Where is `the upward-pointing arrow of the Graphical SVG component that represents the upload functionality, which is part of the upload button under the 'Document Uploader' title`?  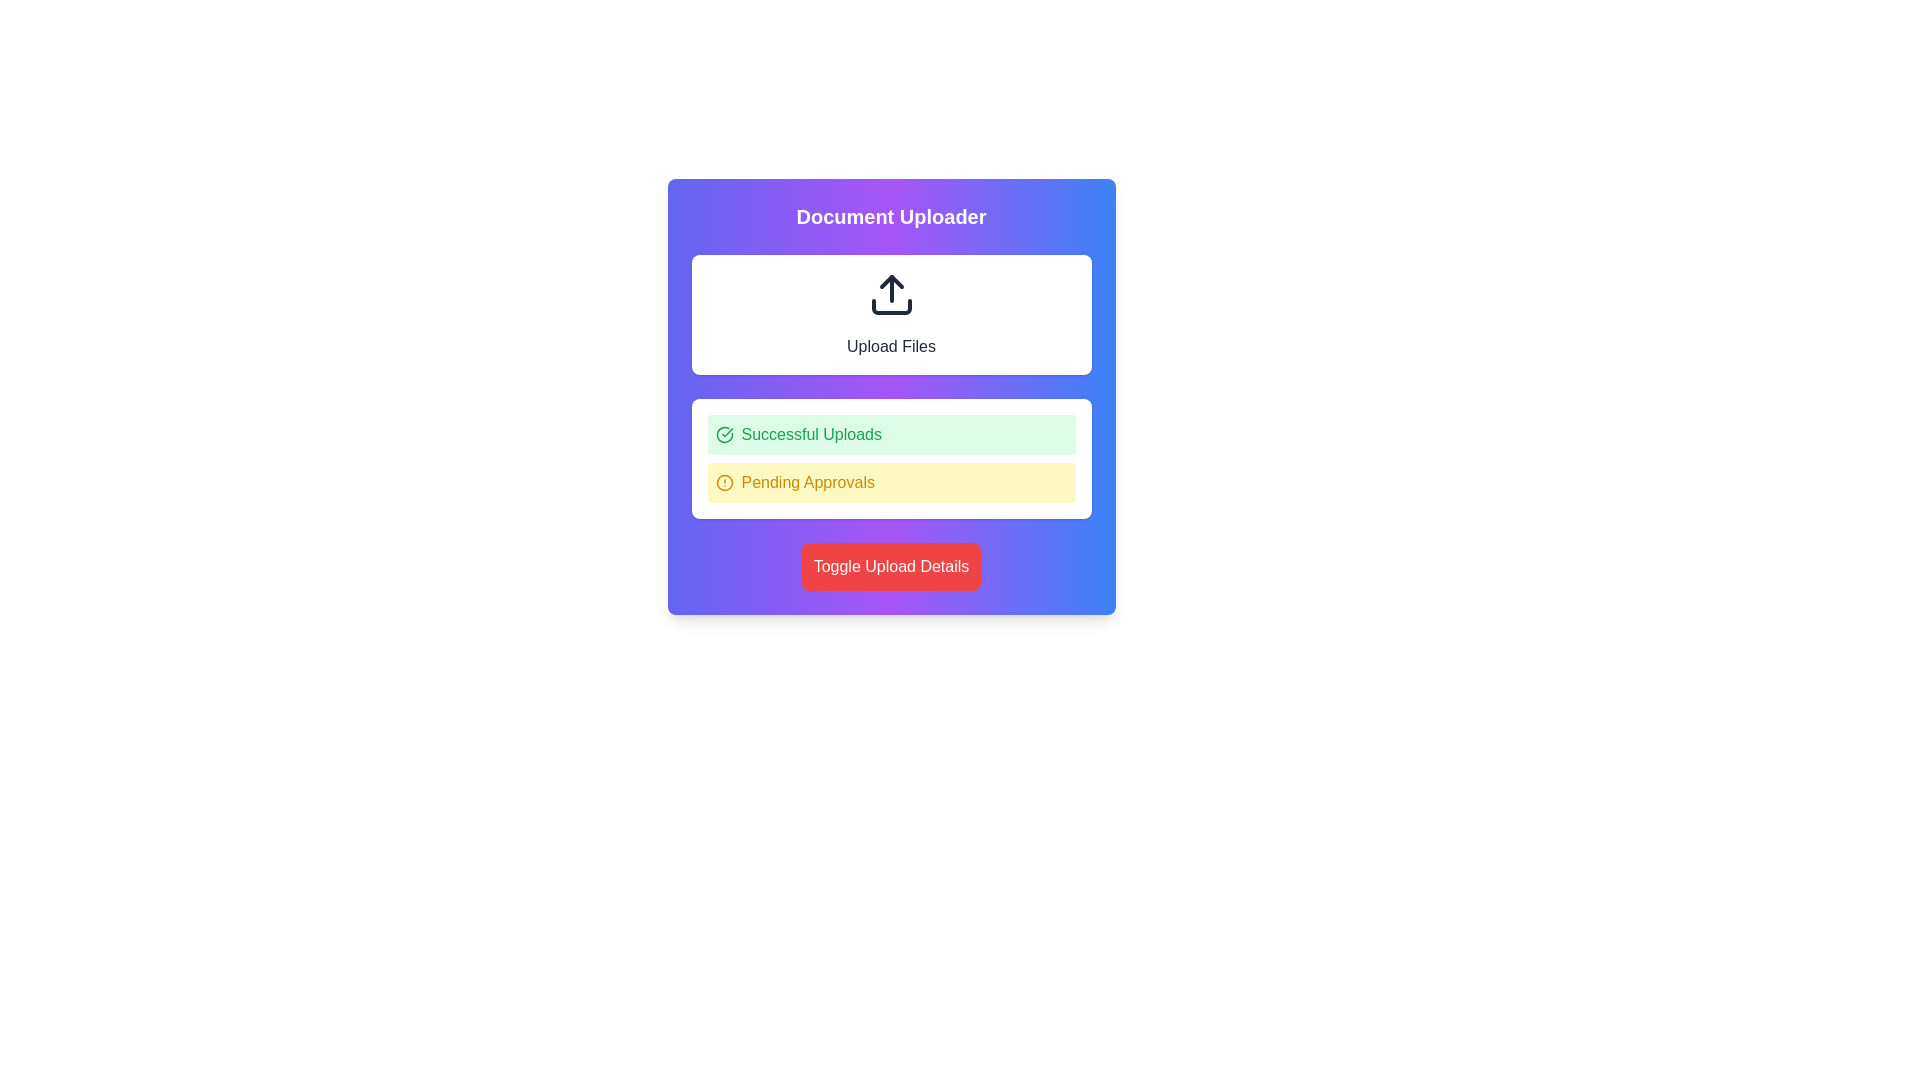
the upward-pointing arrow of the Graphical SVG component that represents the upload functionality, which is part of the upload button under the 'Document Uploader' title is located at coordinates (890, 281).